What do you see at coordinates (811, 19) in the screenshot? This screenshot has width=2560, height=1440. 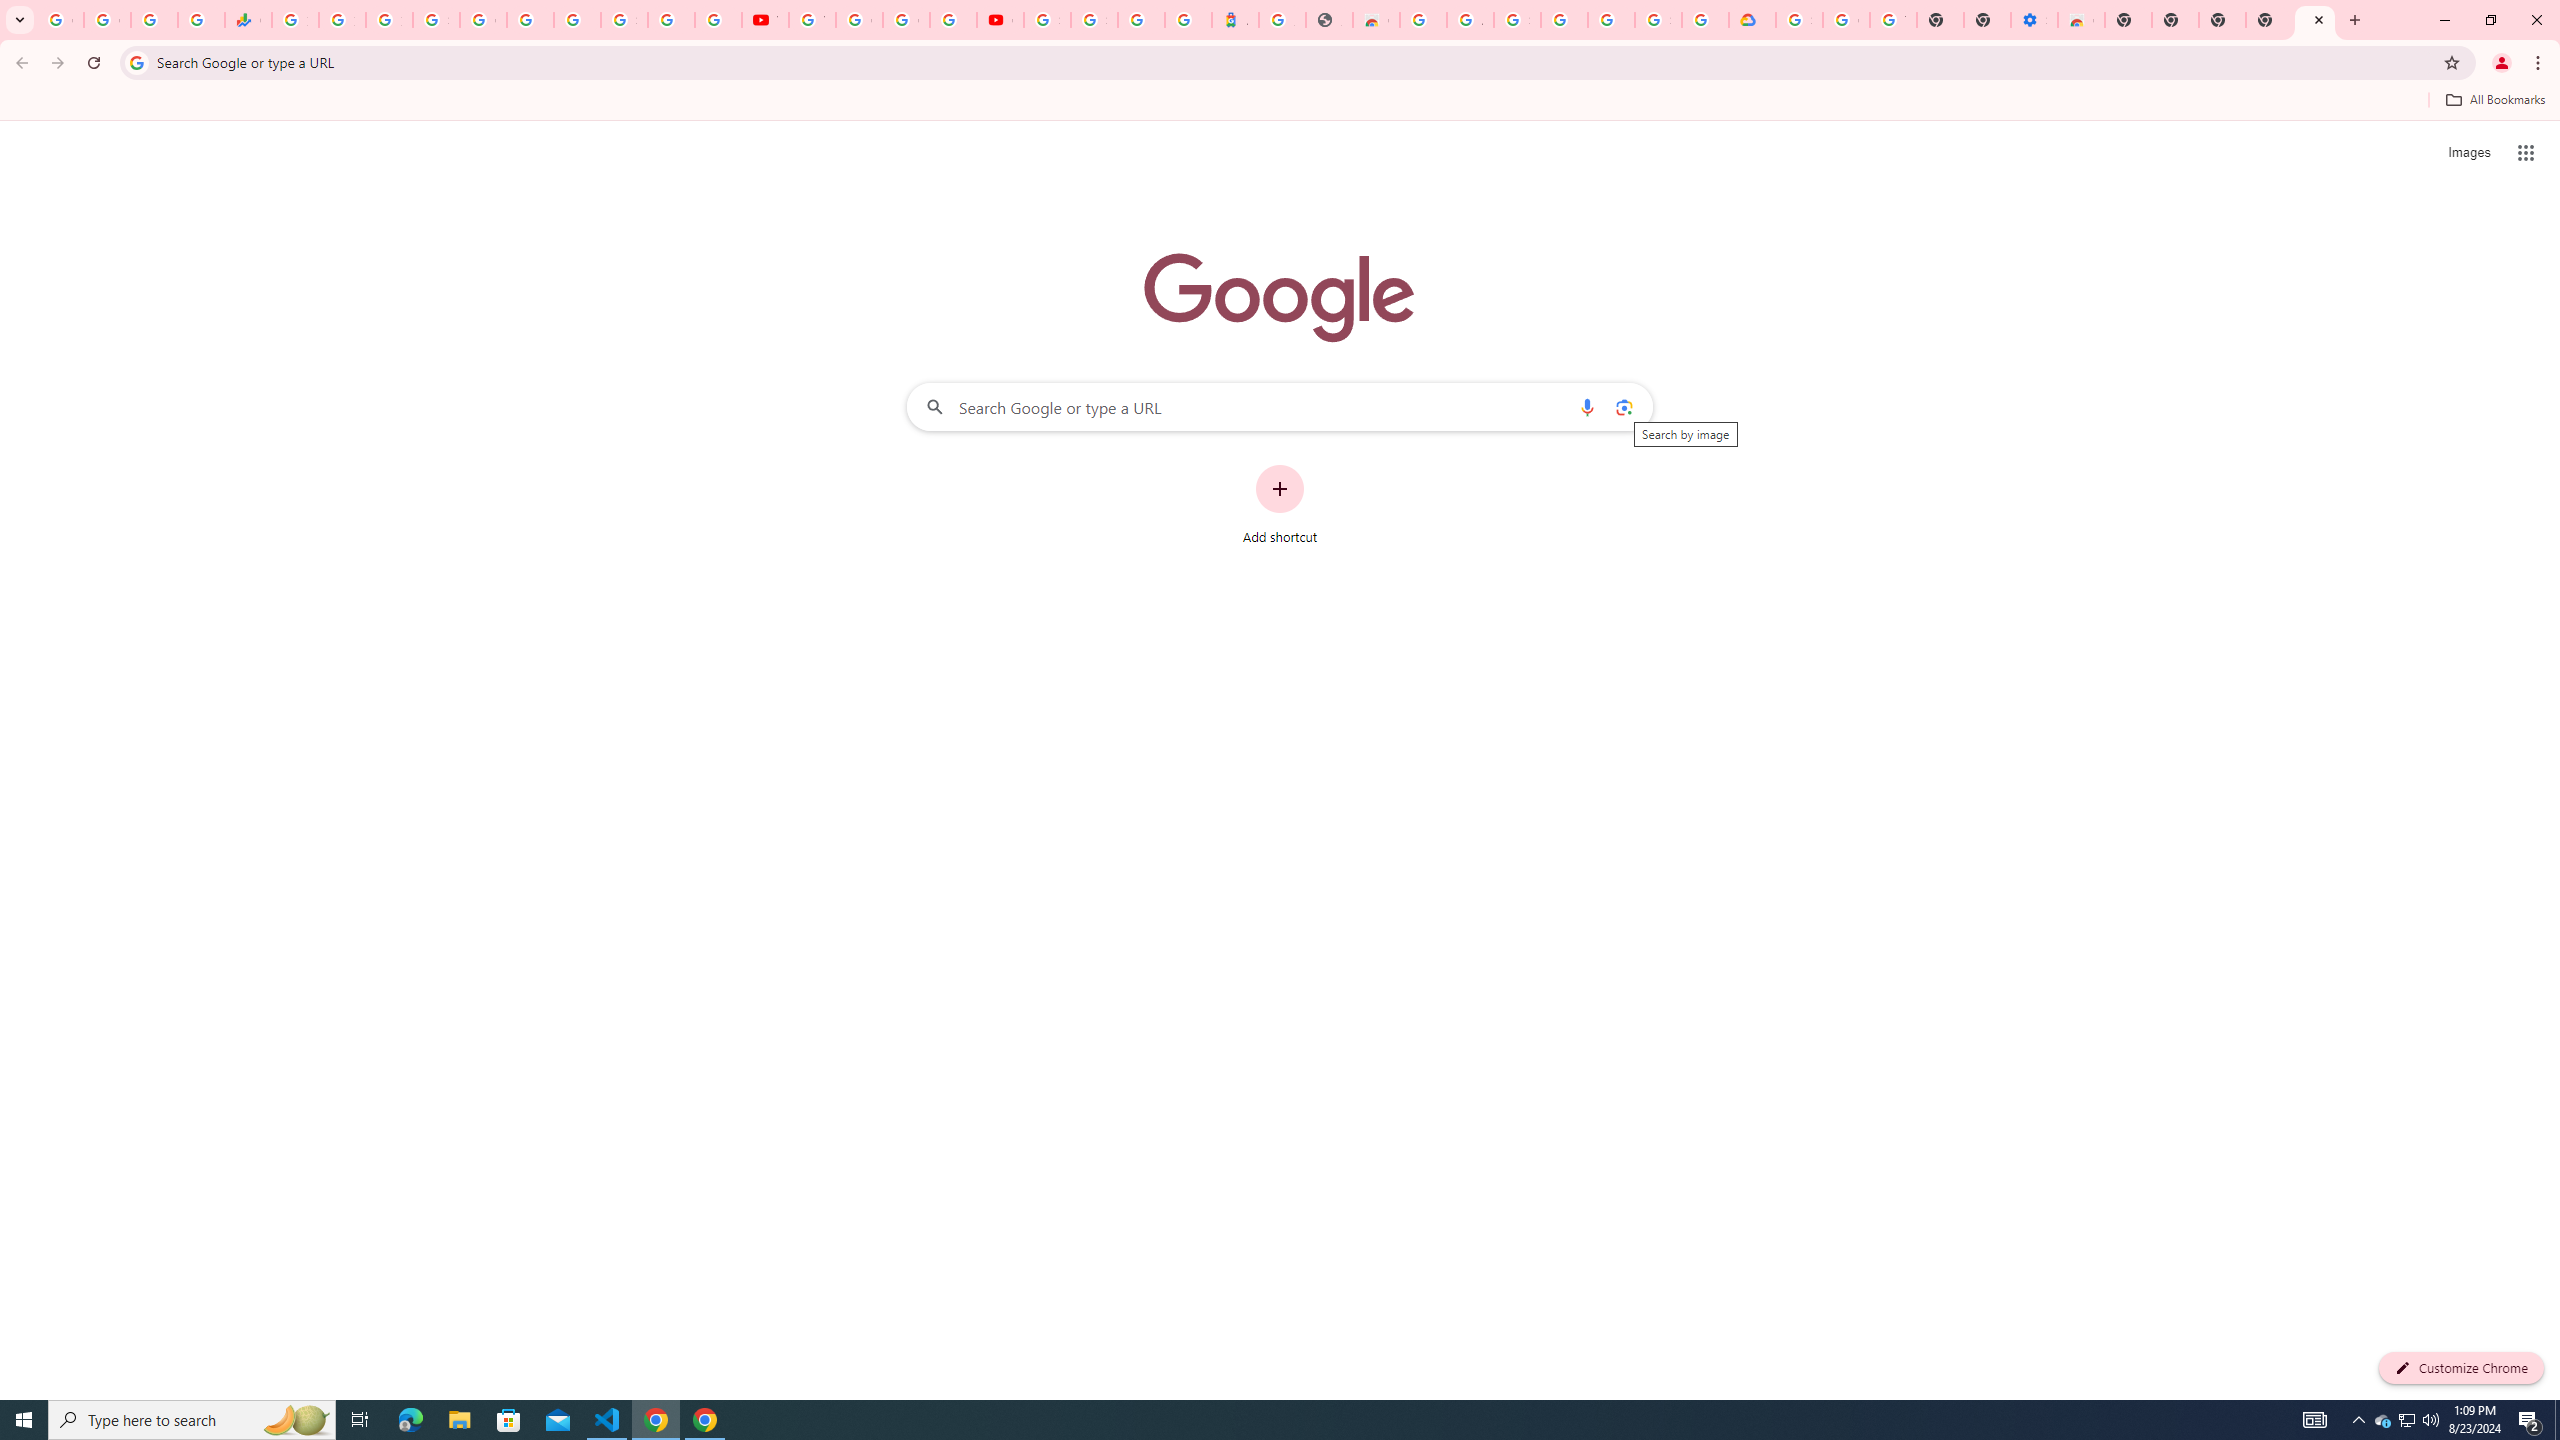 I see `'YouTube'` at bounding box center [811, 19].